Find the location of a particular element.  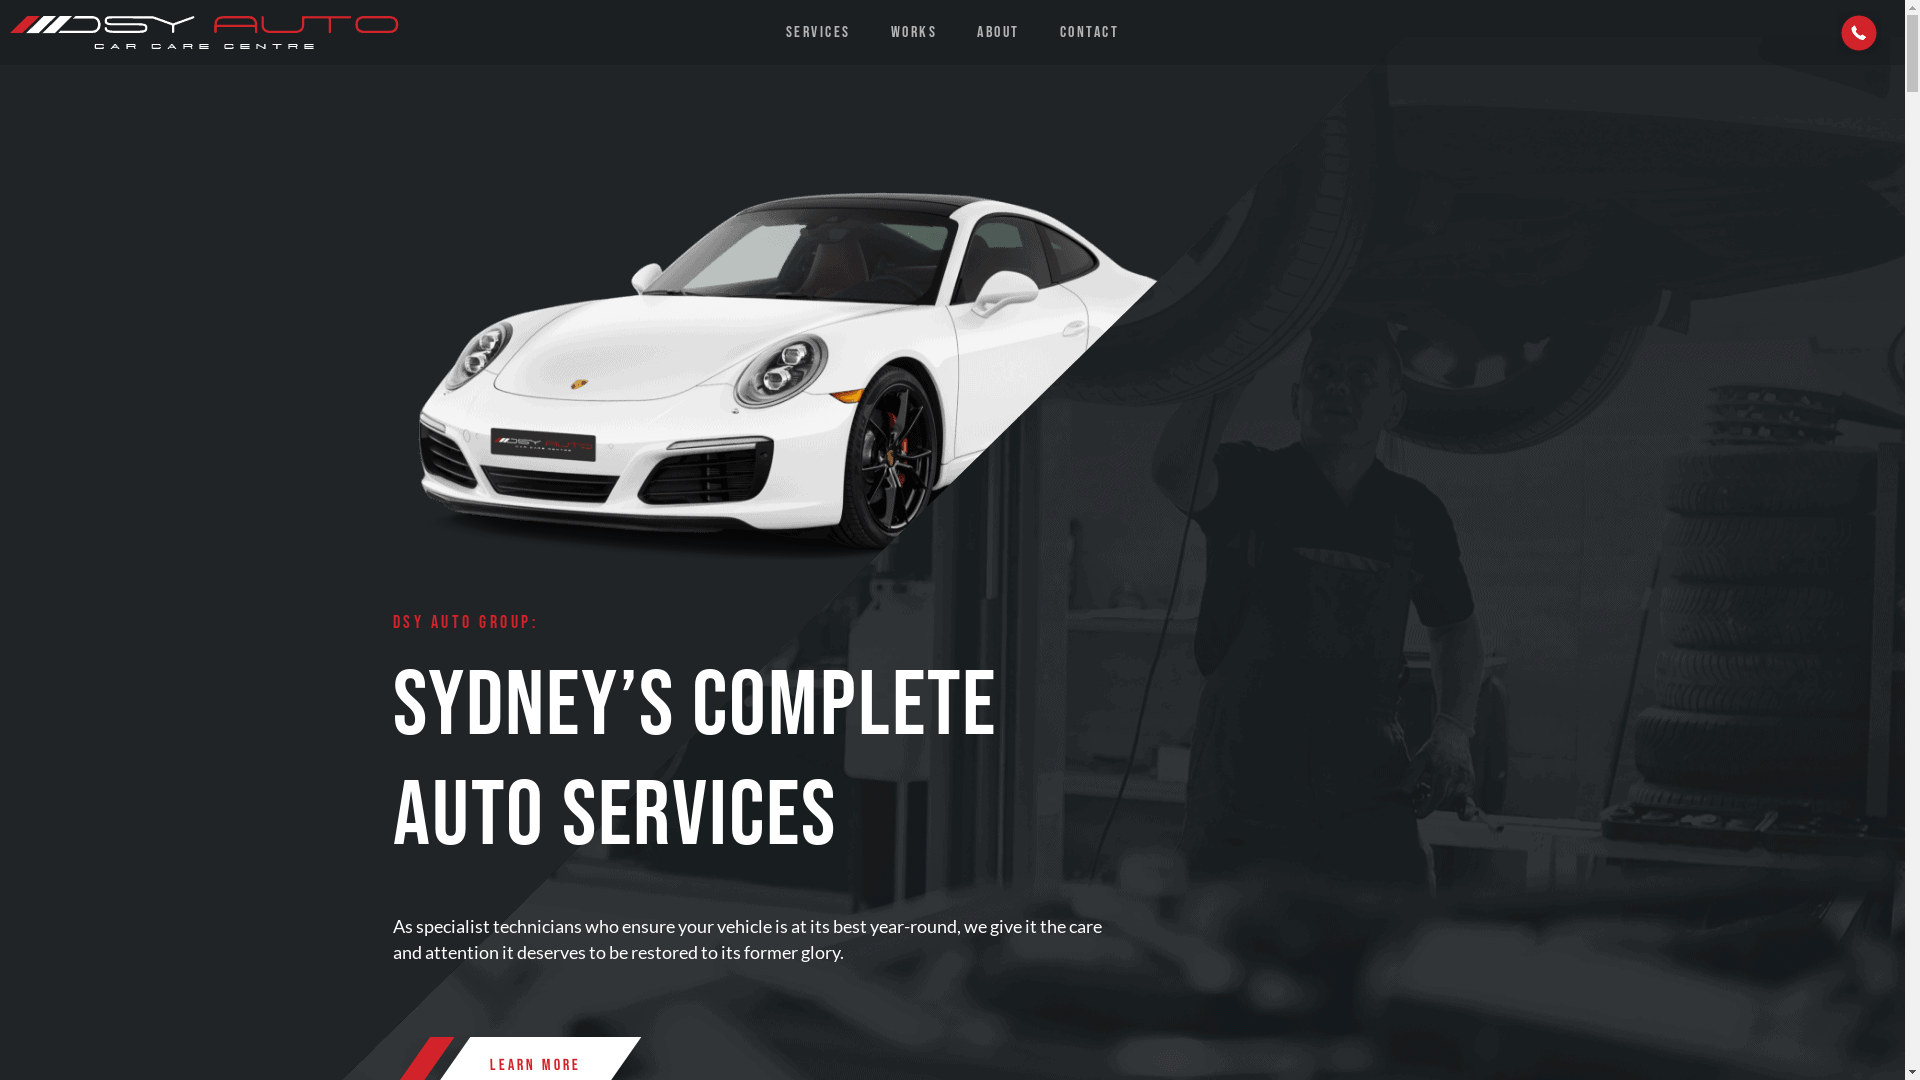

'About' is located at coordinates (955, 32).